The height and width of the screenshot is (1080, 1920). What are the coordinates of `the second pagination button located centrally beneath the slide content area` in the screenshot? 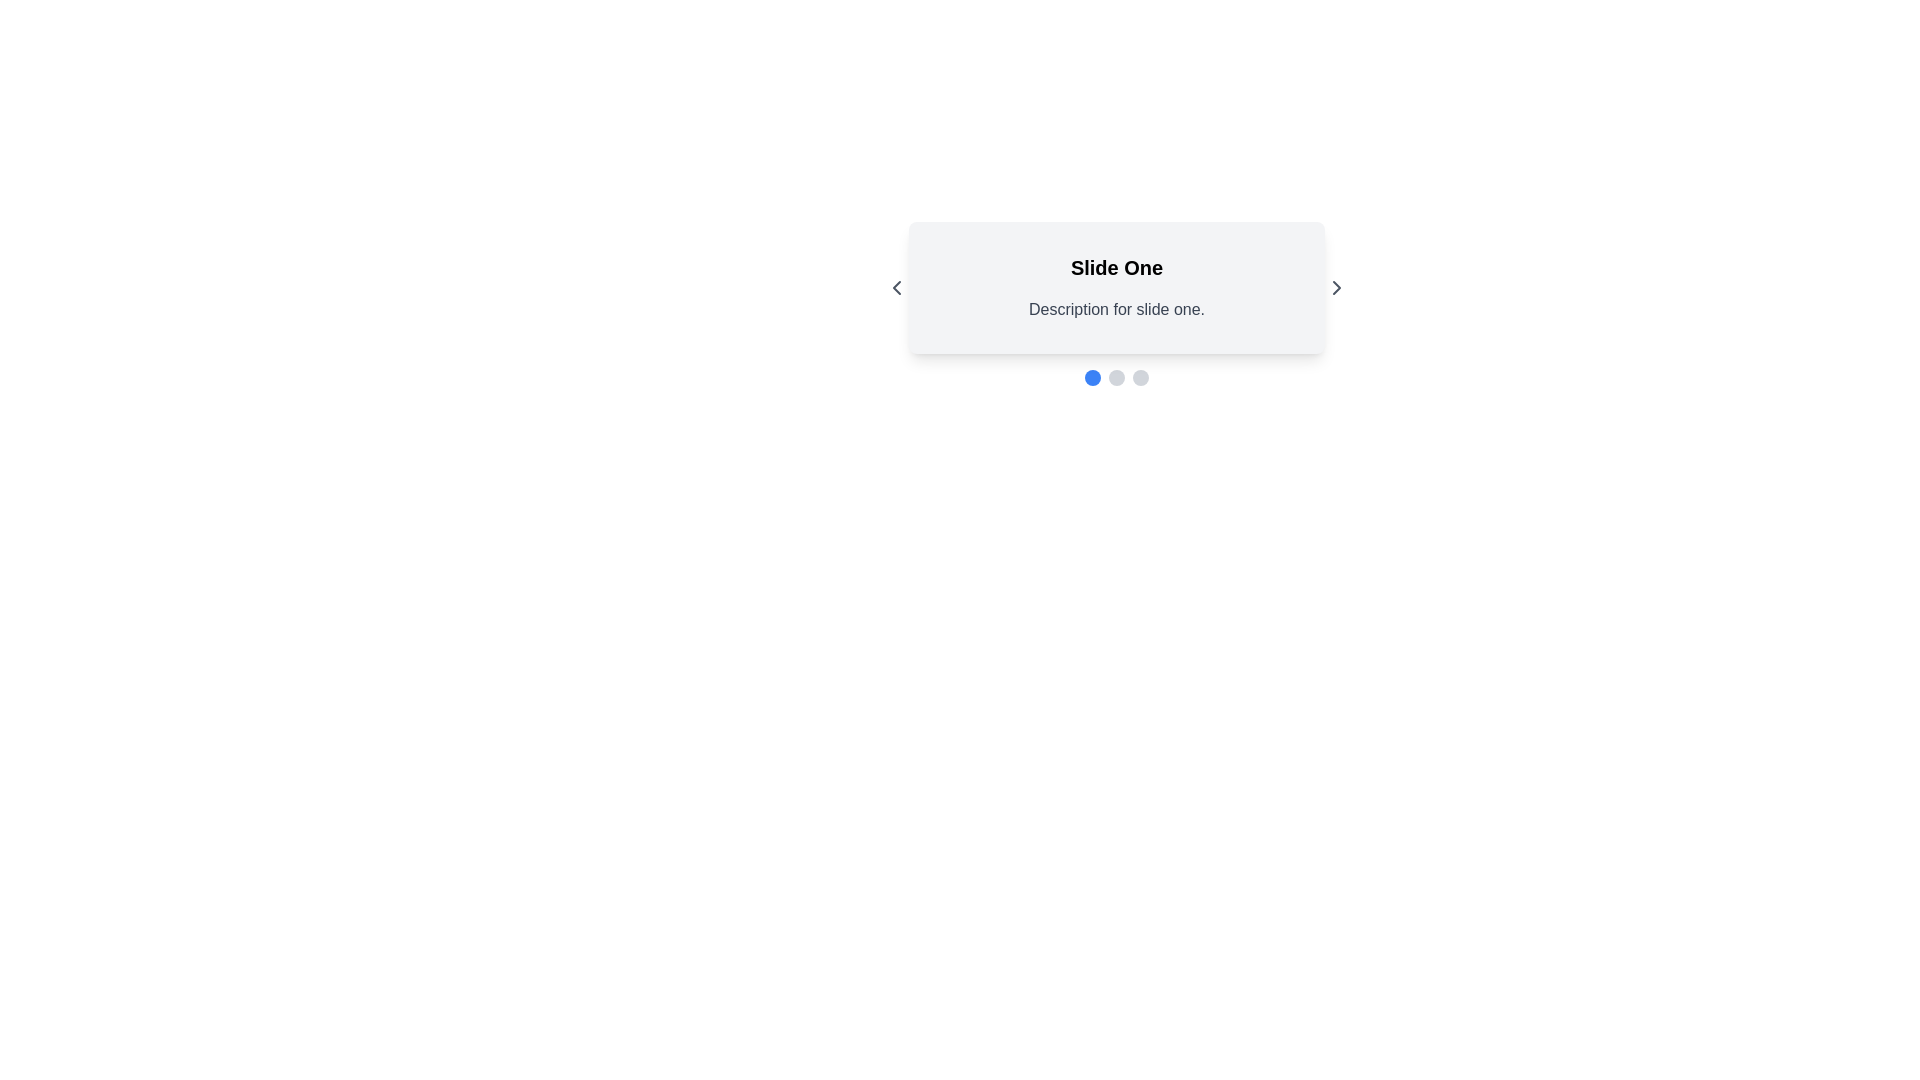 It's located at (1116, 378).